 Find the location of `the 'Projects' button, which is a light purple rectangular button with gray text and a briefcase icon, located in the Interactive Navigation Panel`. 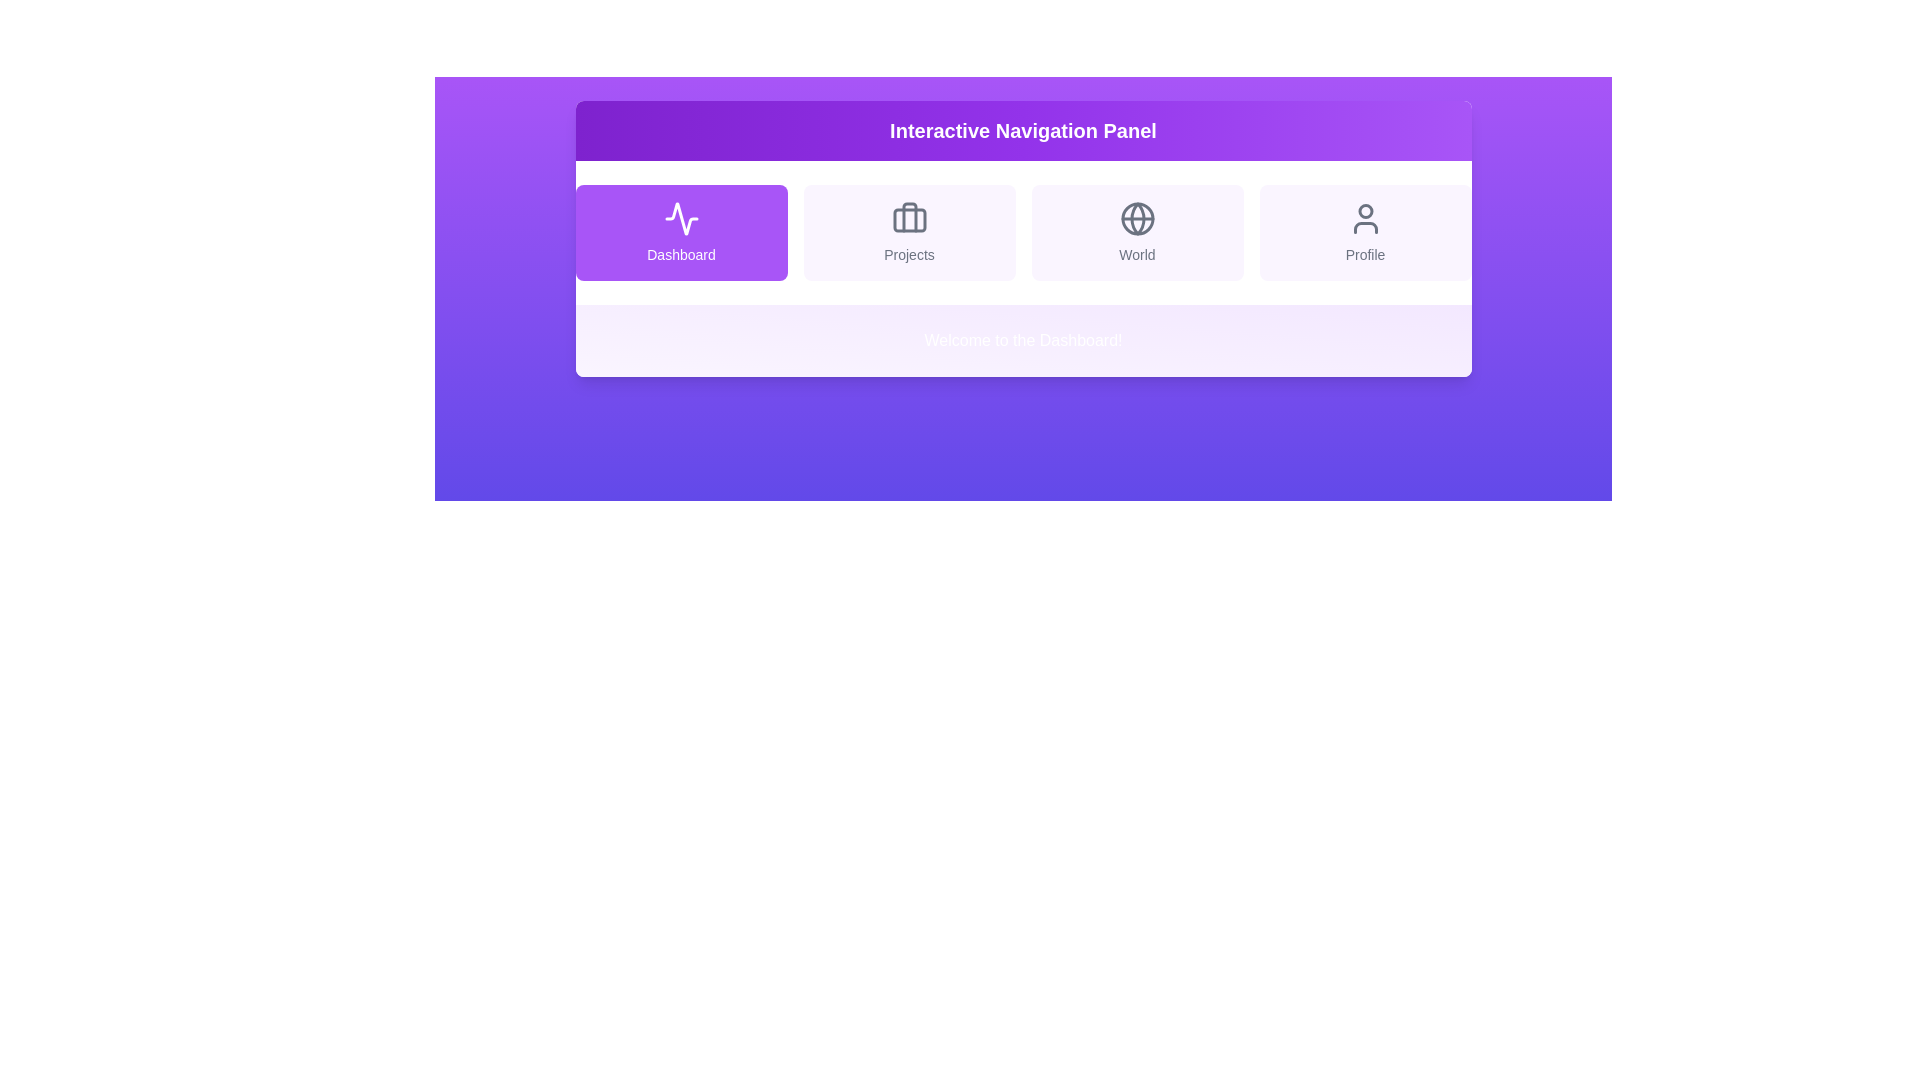

the 'Projects' button, which is a light purple rectangular button with gray text and a briefcase icon, located in the Interactive Navigation Panel is located at coordinates (908, 231).